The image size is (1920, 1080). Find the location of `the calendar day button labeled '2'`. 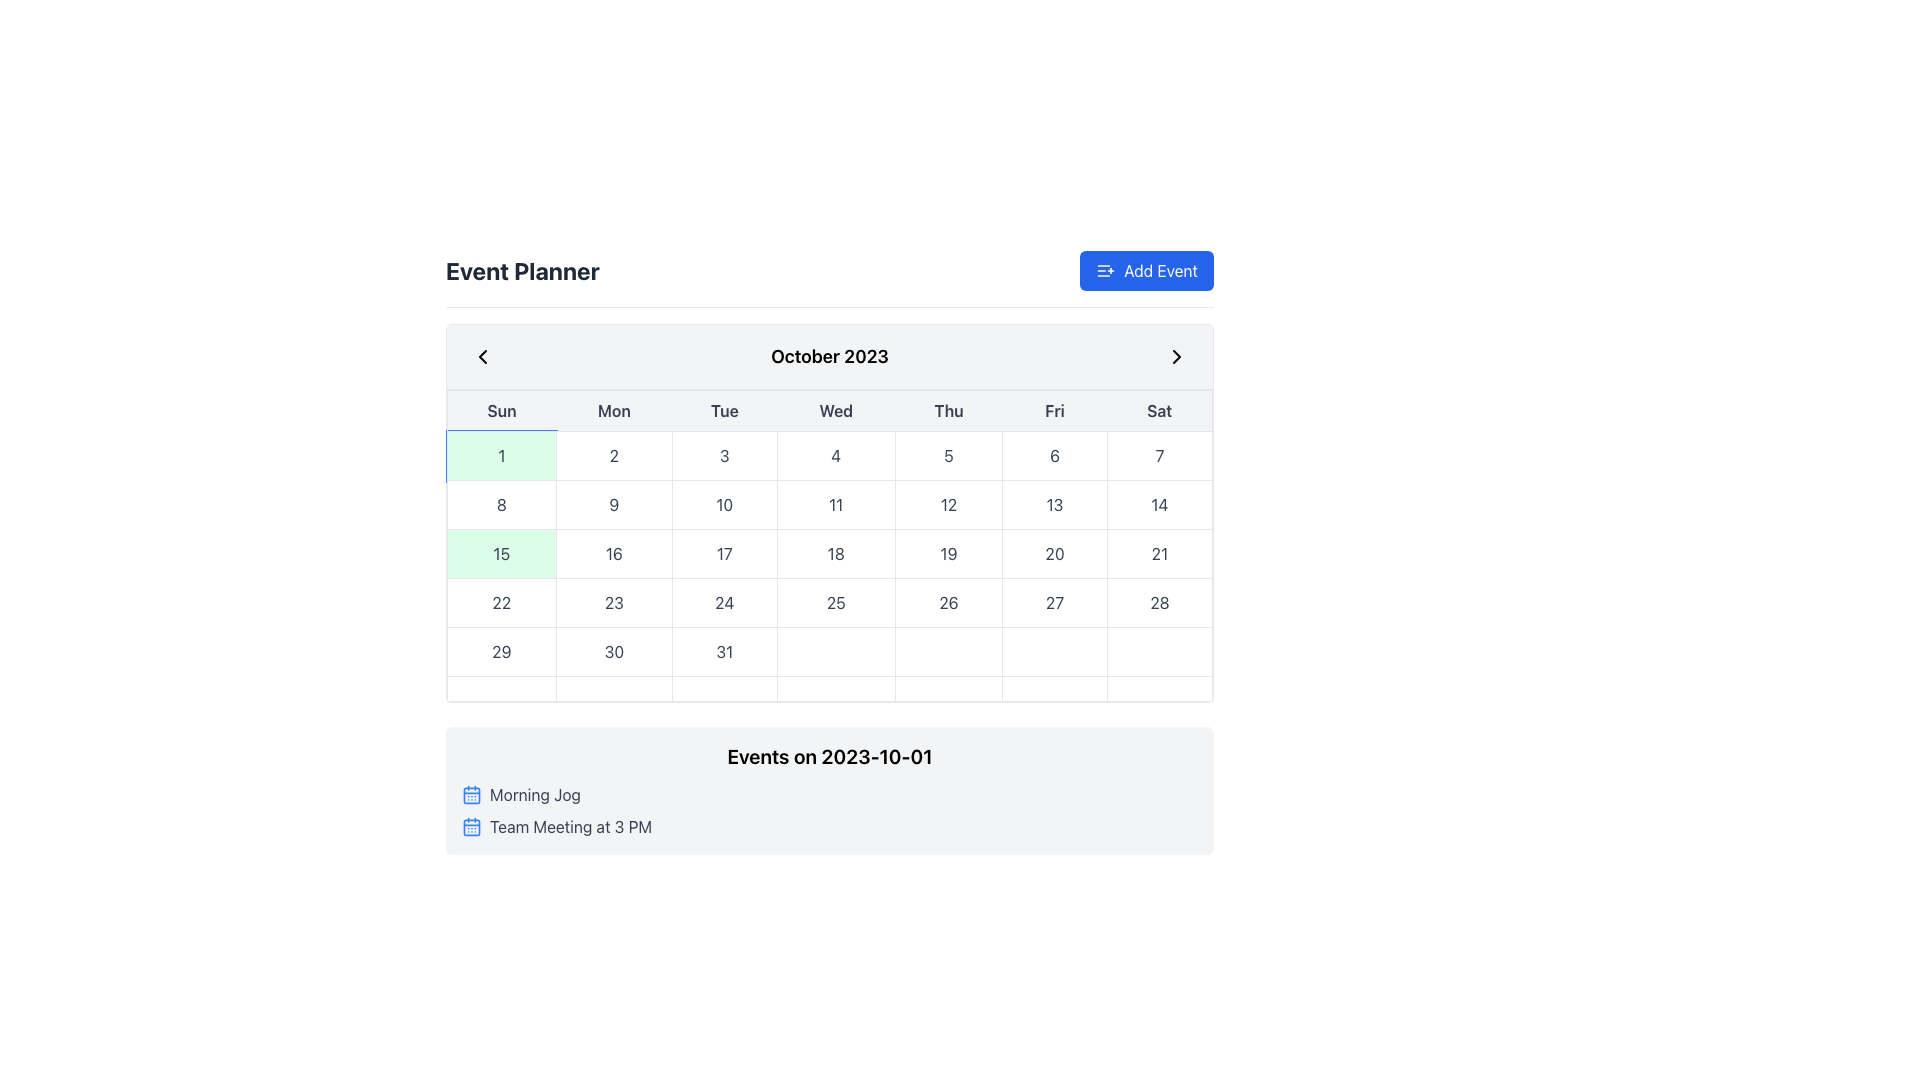

the calendar day button labeled '2' is located at coordinates (613, 455).